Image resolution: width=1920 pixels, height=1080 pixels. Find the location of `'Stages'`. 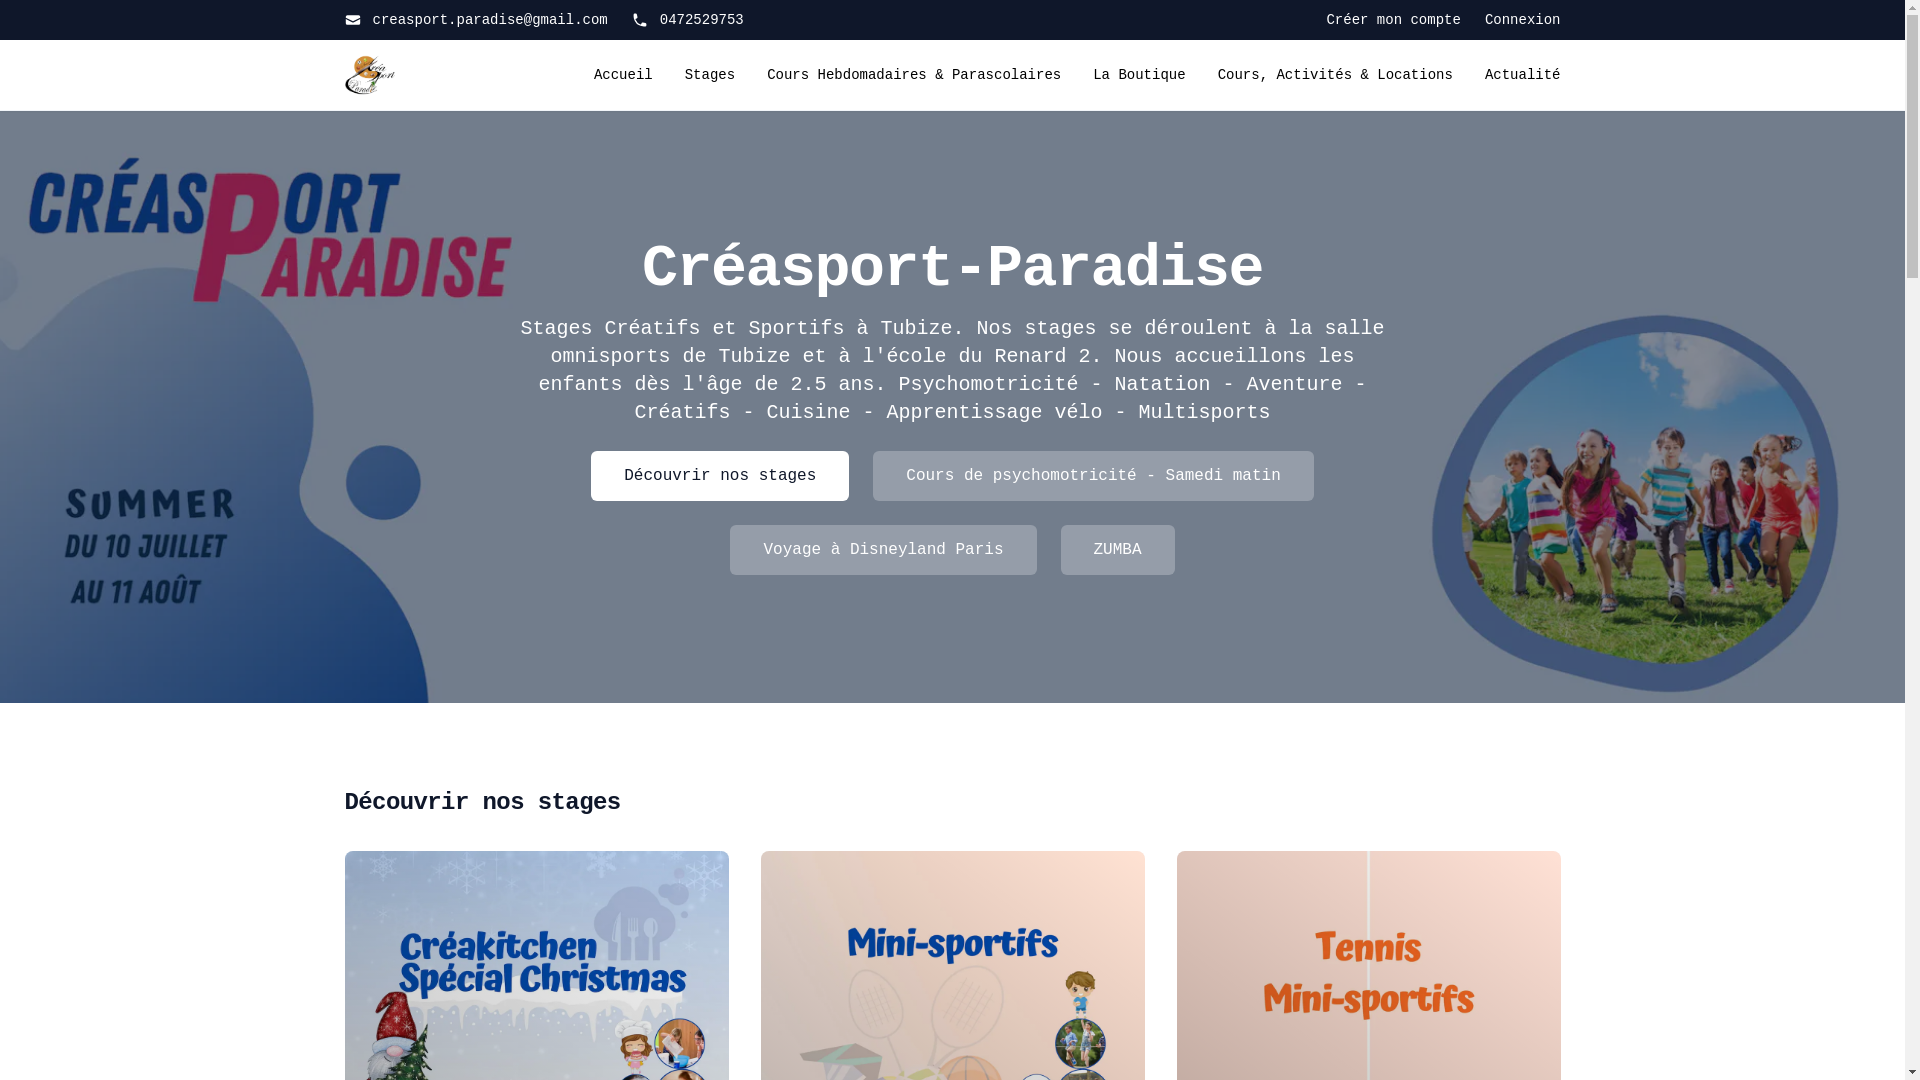

'Stages' is located at coordinates (676, 73).